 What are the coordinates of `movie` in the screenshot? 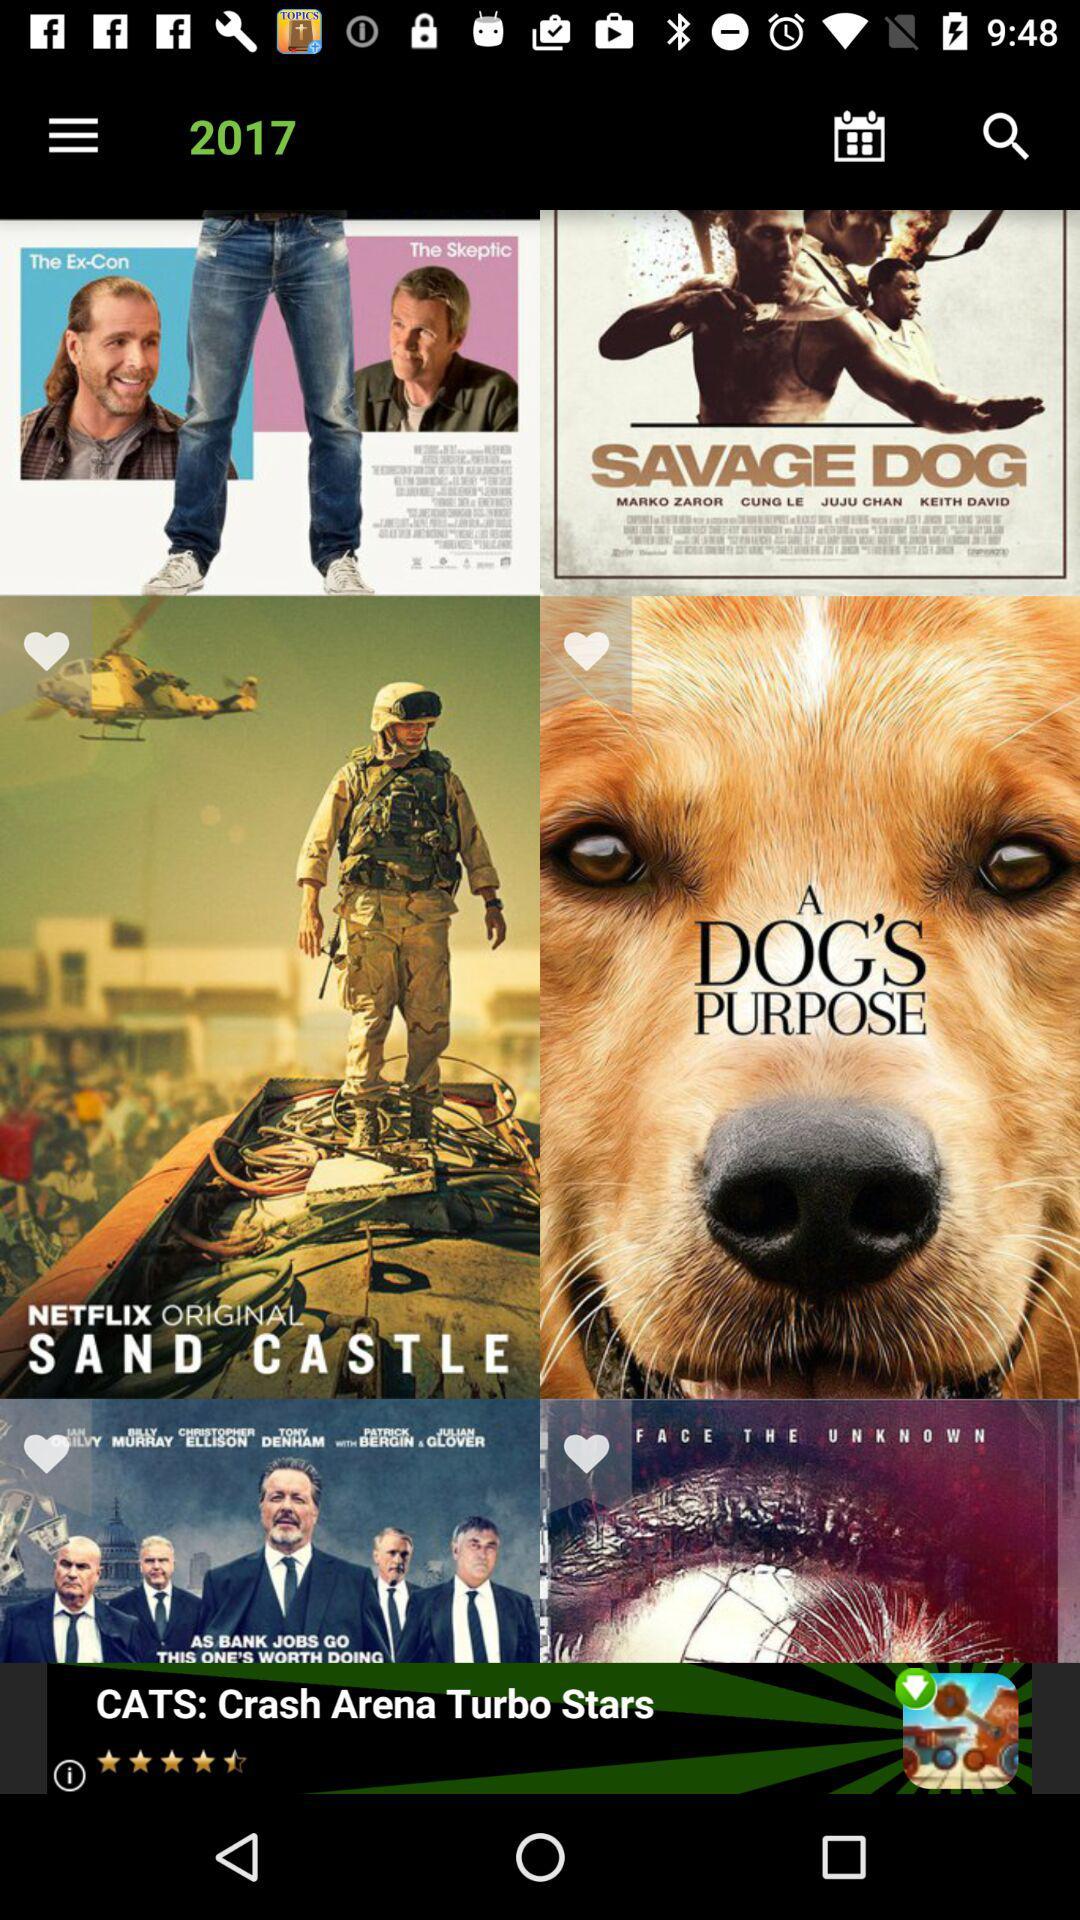 It's located at (598, 1458).